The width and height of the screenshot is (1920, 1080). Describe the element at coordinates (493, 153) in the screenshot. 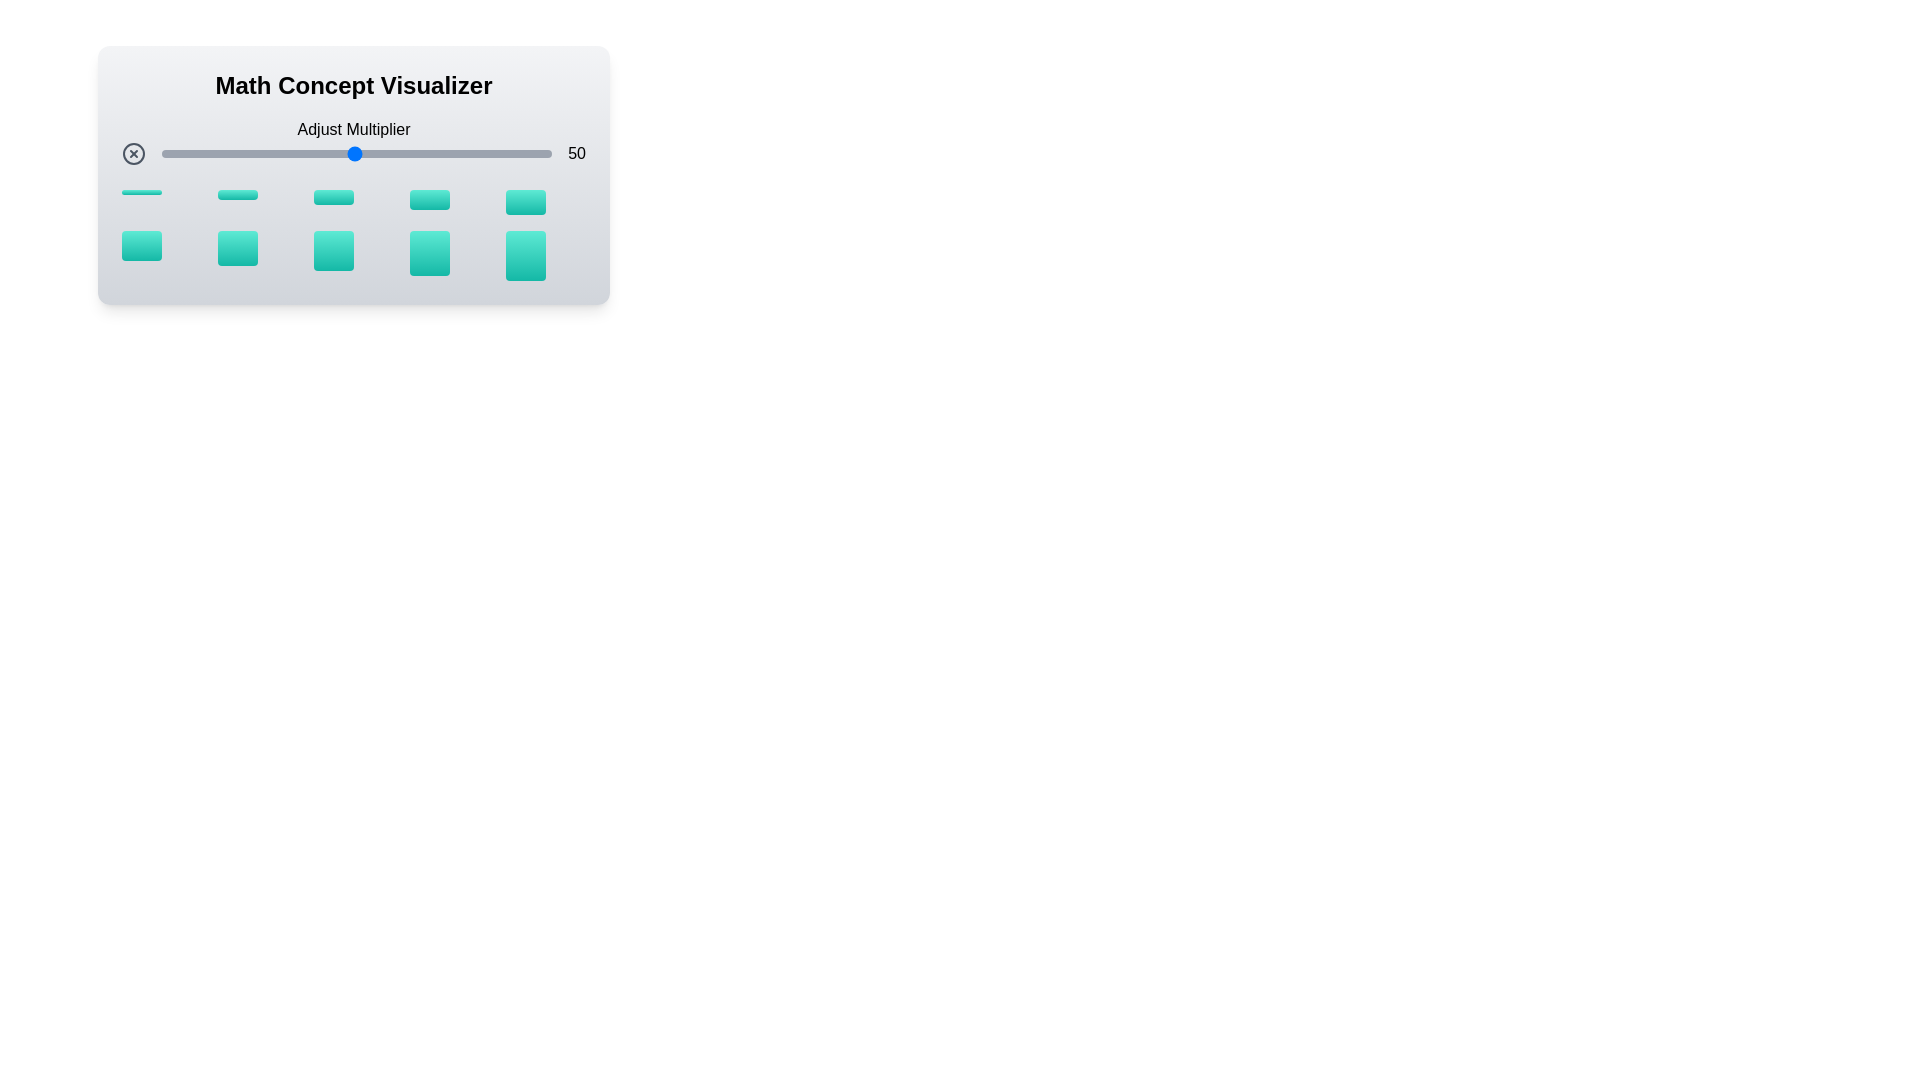

I see `the multiplier slider to set the value to 85` at that location.